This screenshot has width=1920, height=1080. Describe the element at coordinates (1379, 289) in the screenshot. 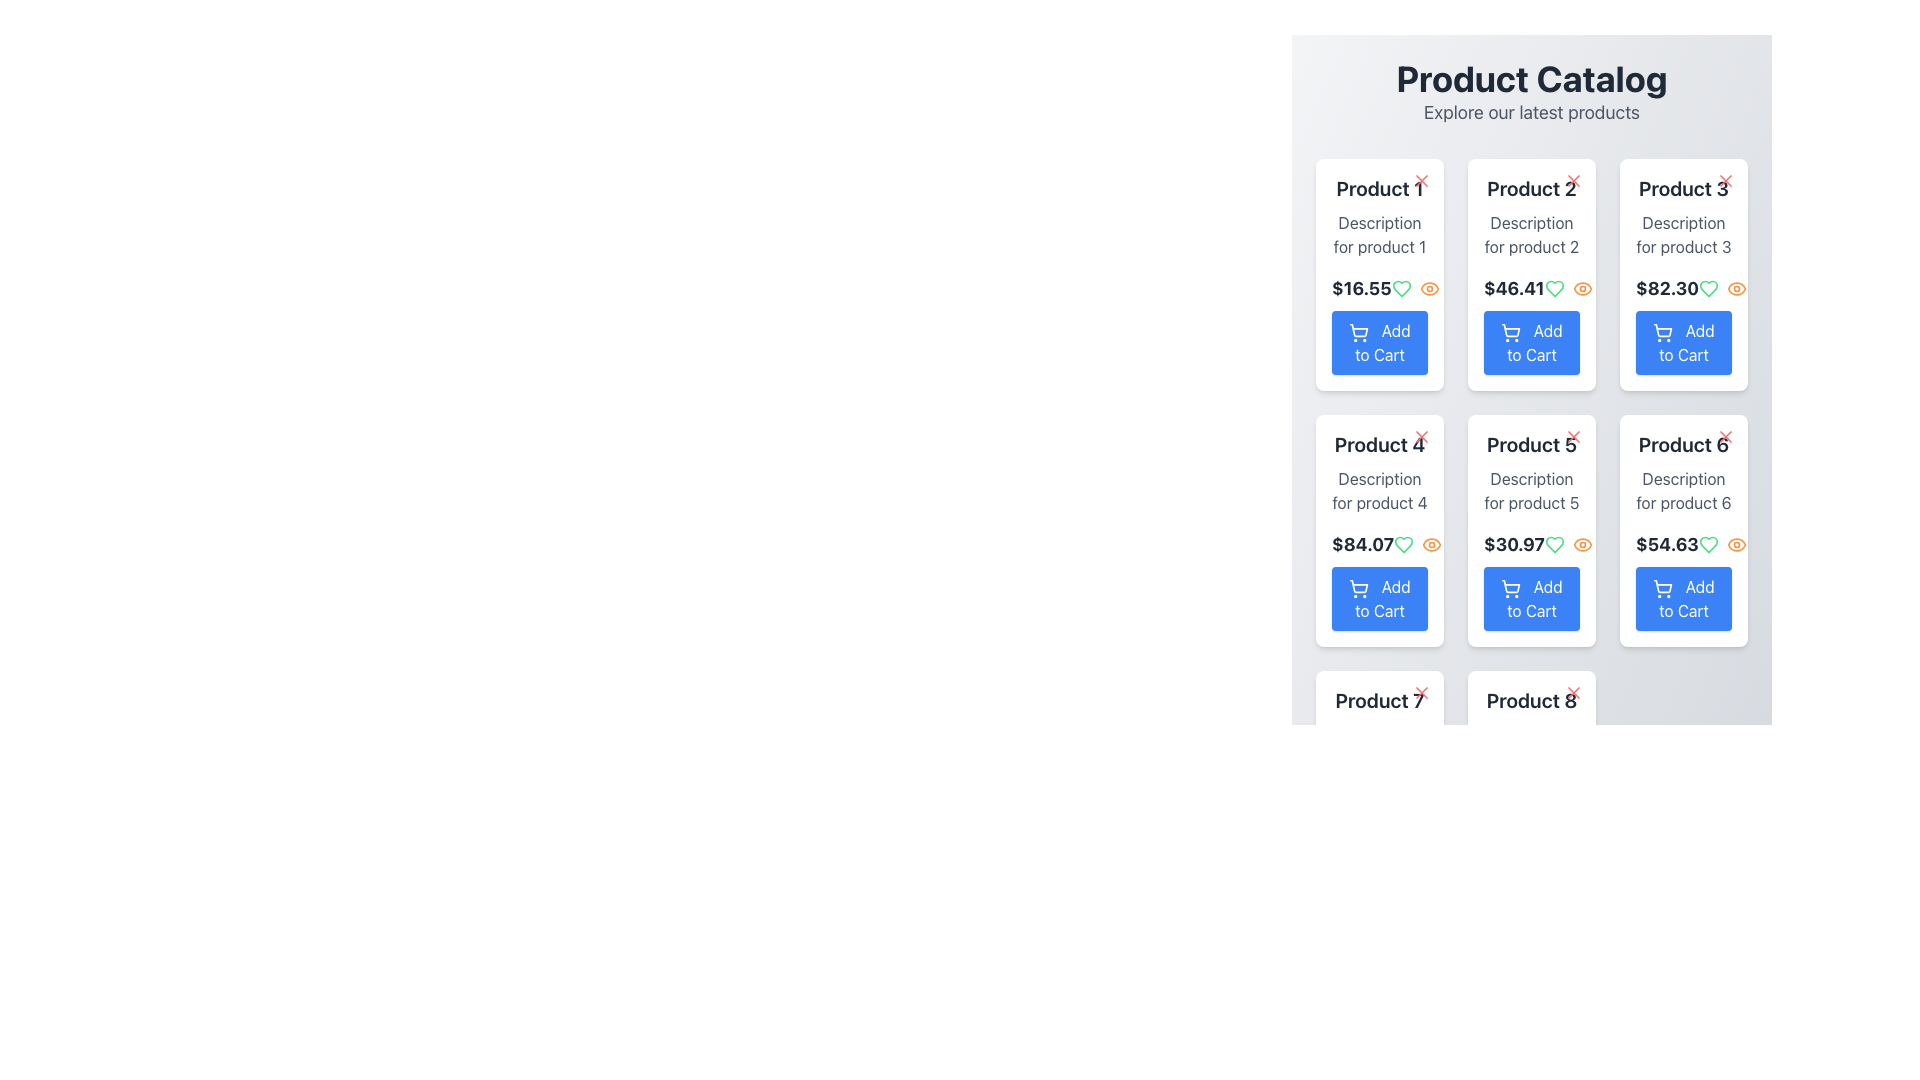

I see `pricing information displayed in the bold, large-sized text label showing '$16.55', located in the first product card, just below the description text and above the 'Add to Cart' button` at that location.